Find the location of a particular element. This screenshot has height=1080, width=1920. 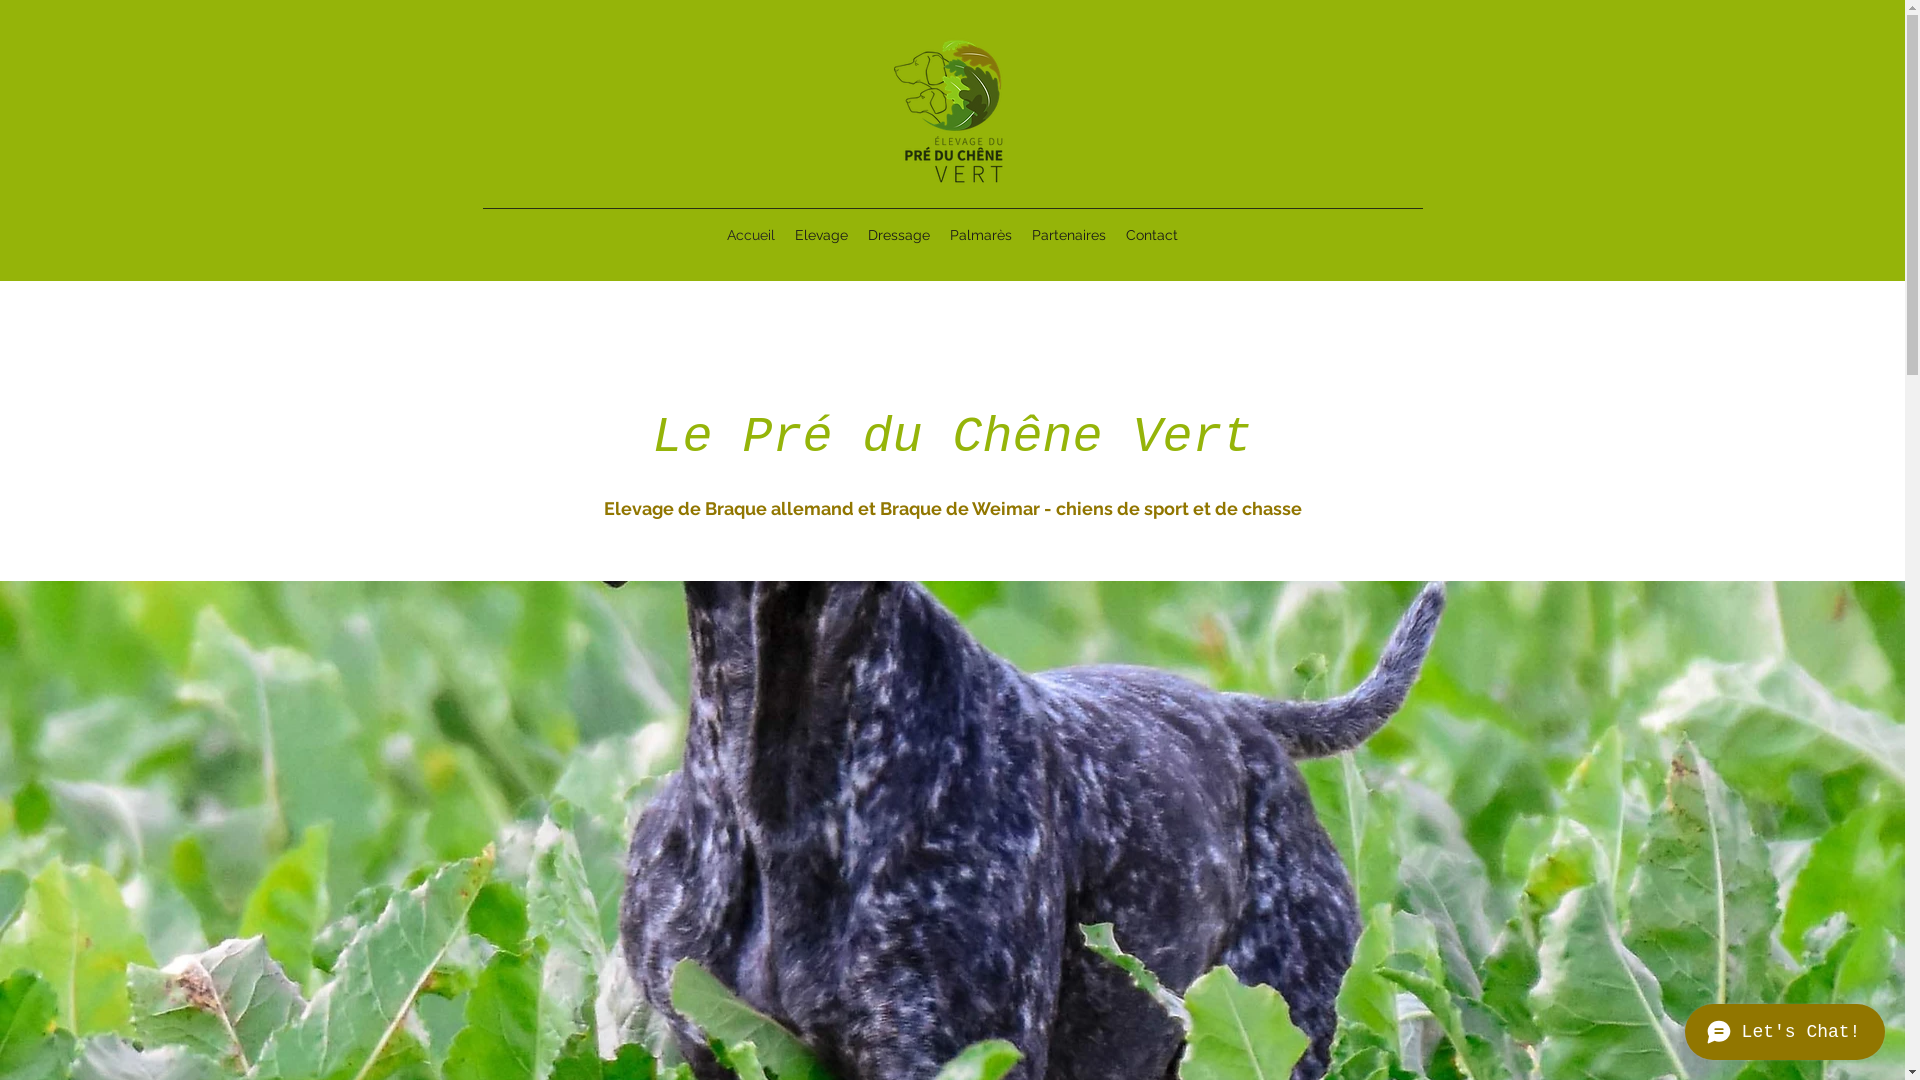

'Contact' is located at coordinates (1152, 234).